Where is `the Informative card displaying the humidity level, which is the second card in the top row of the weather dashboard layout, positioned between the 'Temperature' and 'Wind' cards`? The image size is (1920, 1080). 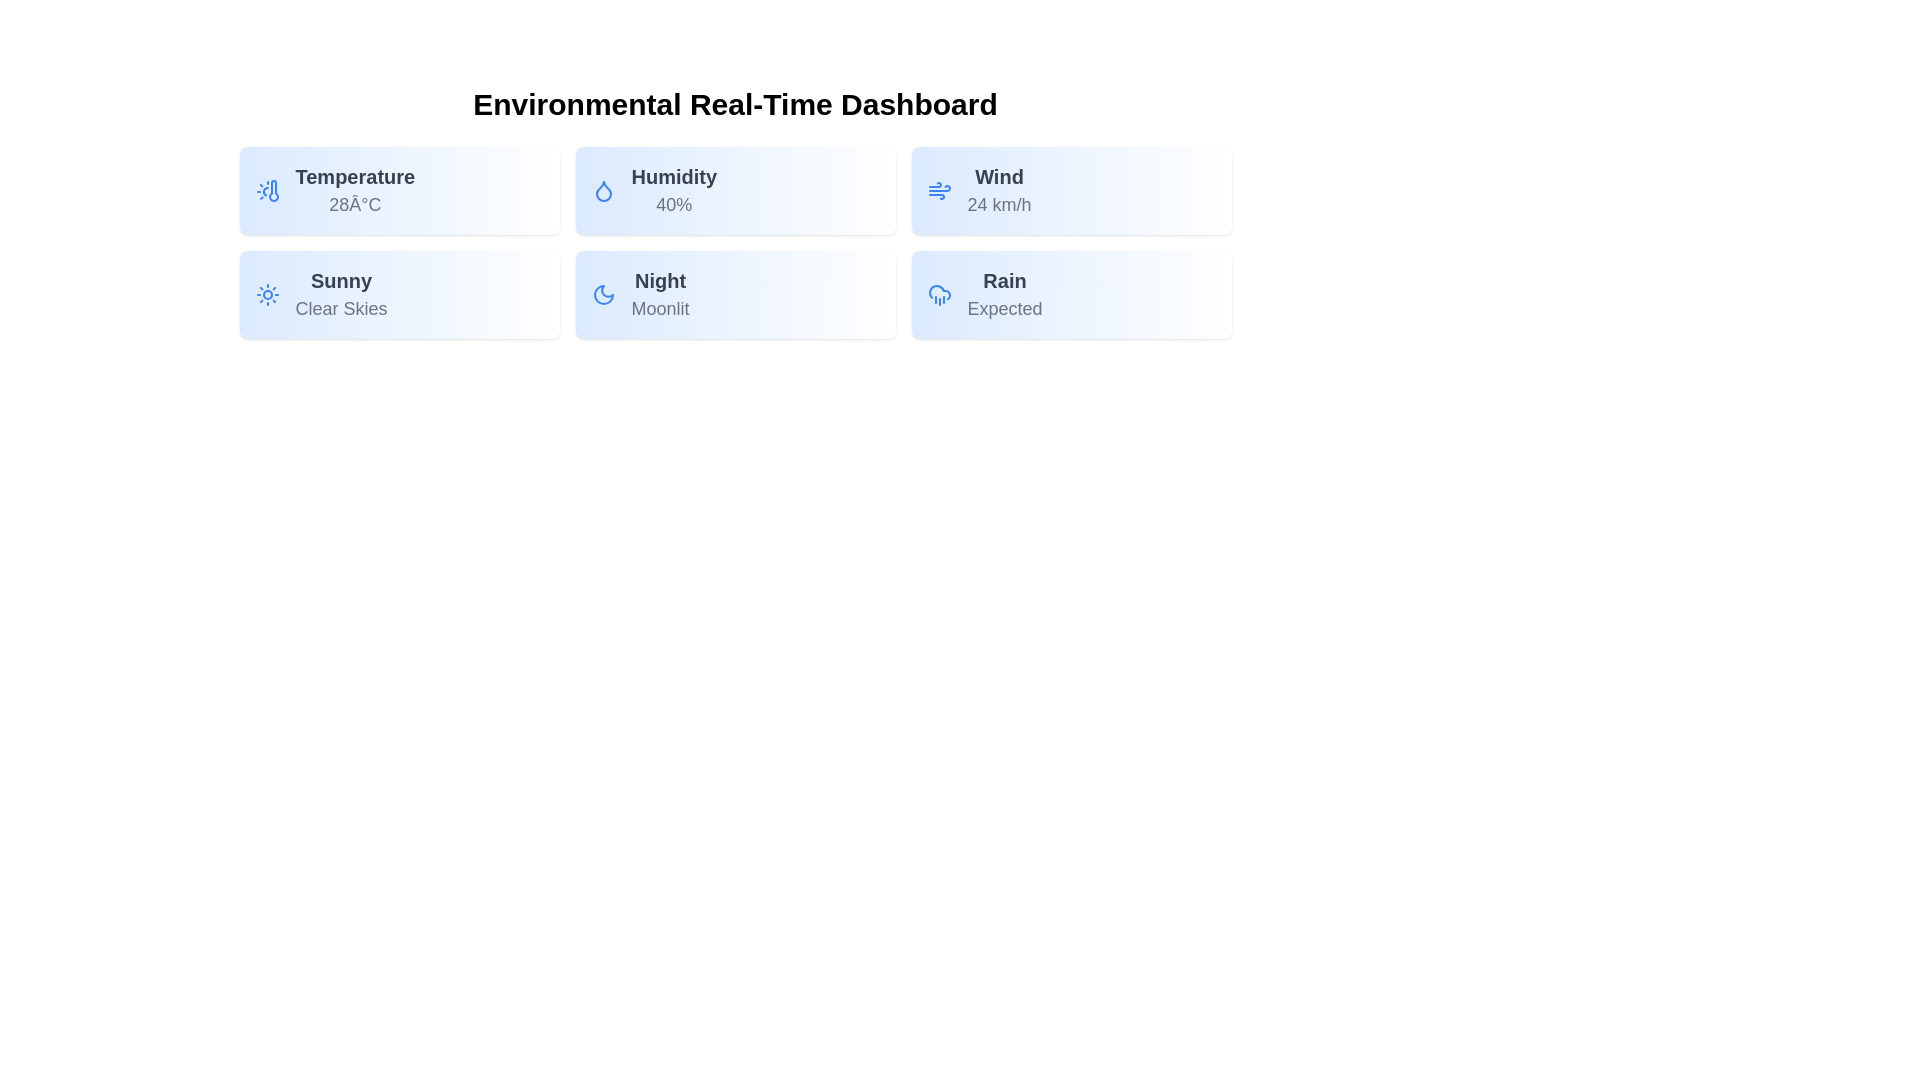 the Informative card displaying the humidity level, which is the second card in the top row of the weather dashboard layout, positioned between the 'Temperature' and 'Wind' cards is located at coordinates (734, 191).